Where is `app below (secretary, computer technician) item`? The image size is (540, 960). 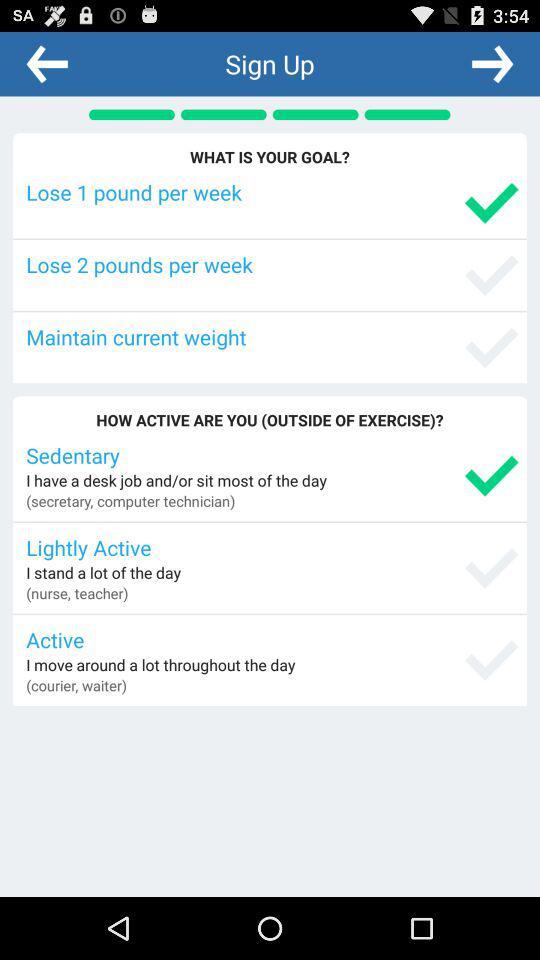 app below (secretary, computer technician) item is located at coordinates (271, 547).